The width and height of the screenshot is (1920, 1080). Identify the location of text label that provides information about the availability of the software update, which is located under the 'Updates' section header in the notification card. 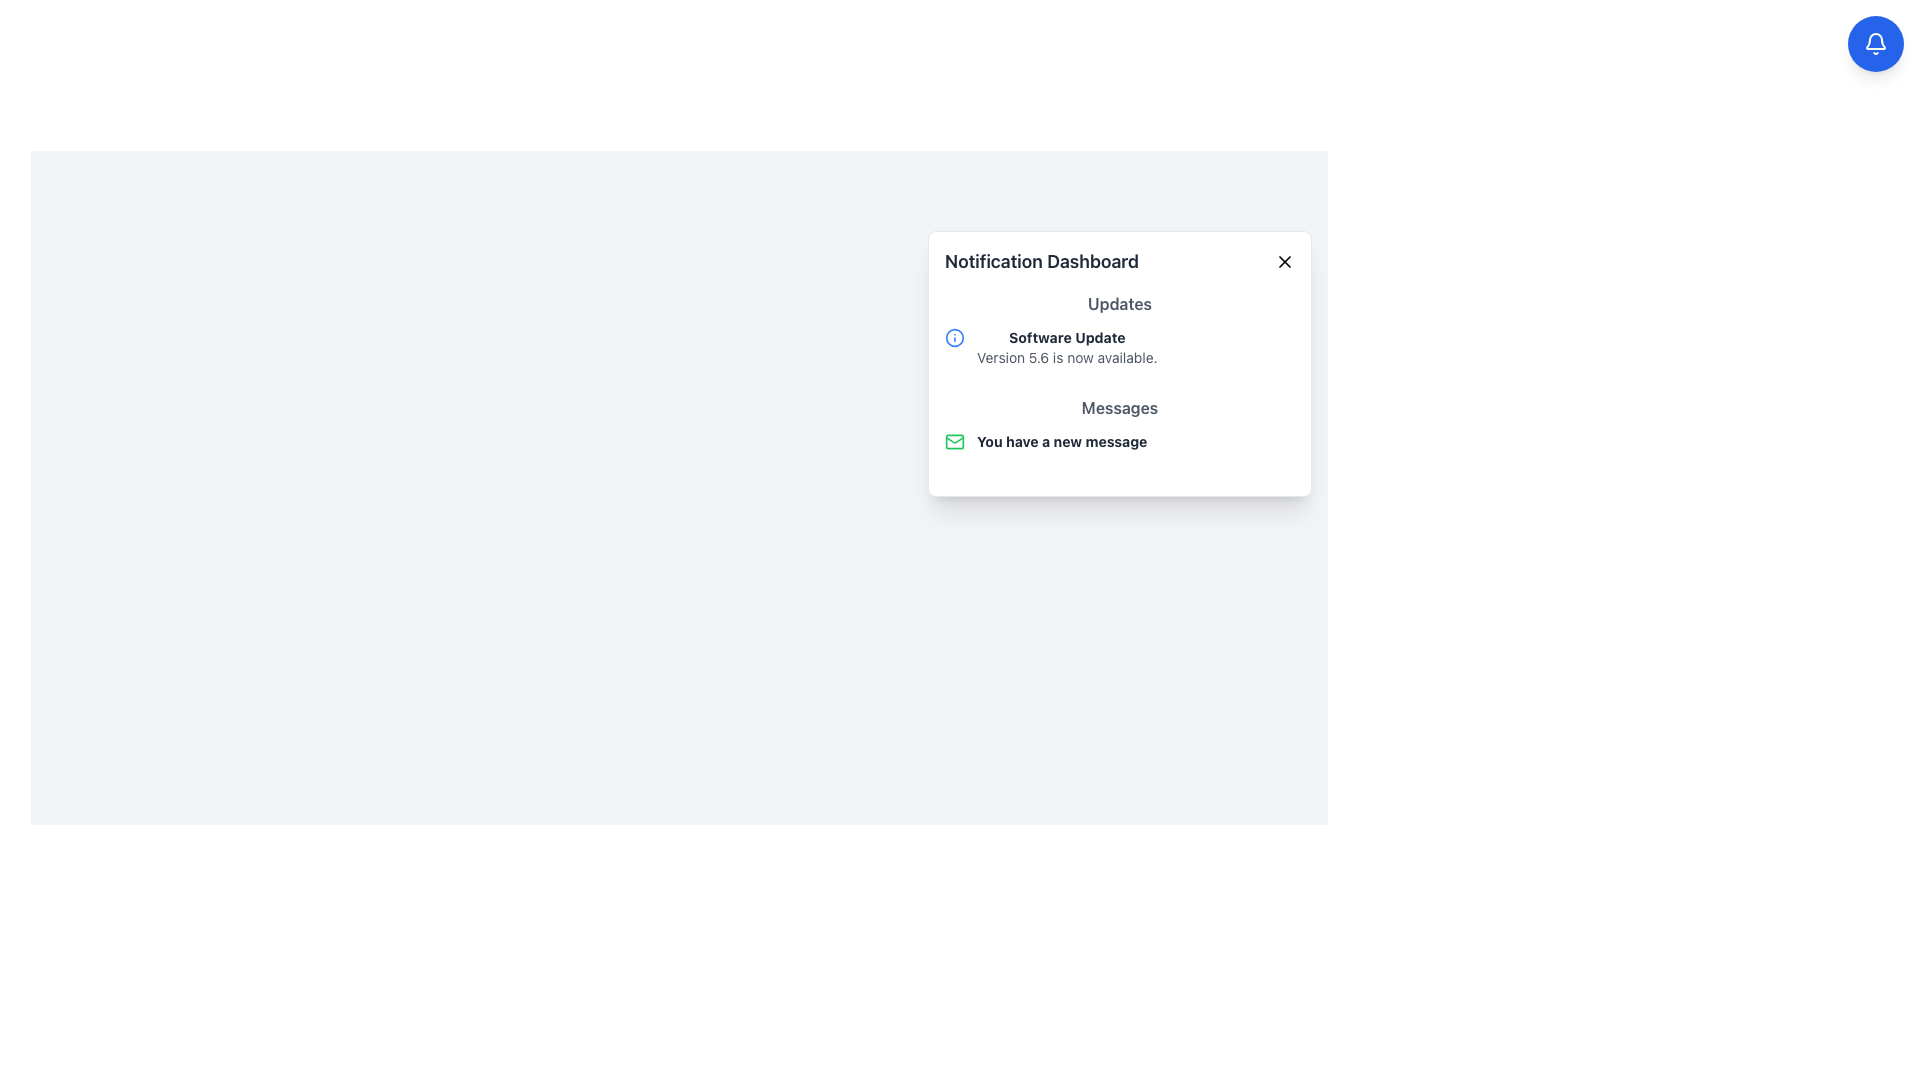
(1066, 346).